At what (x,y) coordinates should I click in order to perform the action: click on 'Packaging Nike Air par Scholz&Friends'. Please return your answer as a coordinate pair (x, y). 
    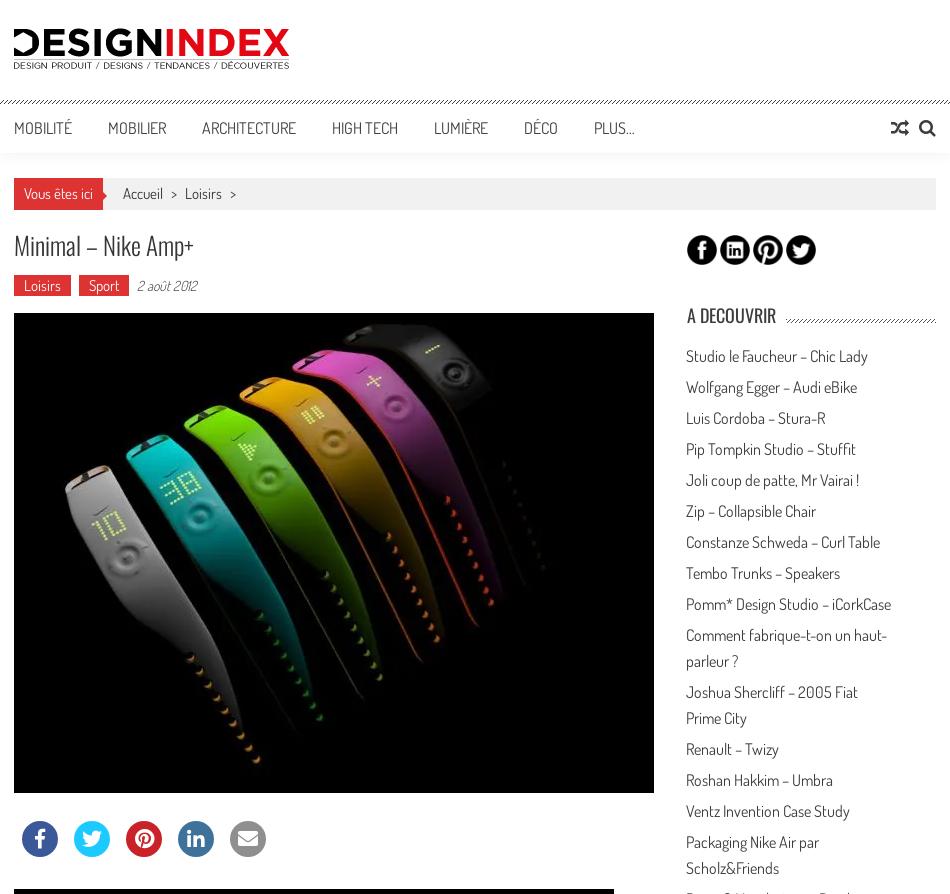
    Looking at the image, I should click on (750, 853).